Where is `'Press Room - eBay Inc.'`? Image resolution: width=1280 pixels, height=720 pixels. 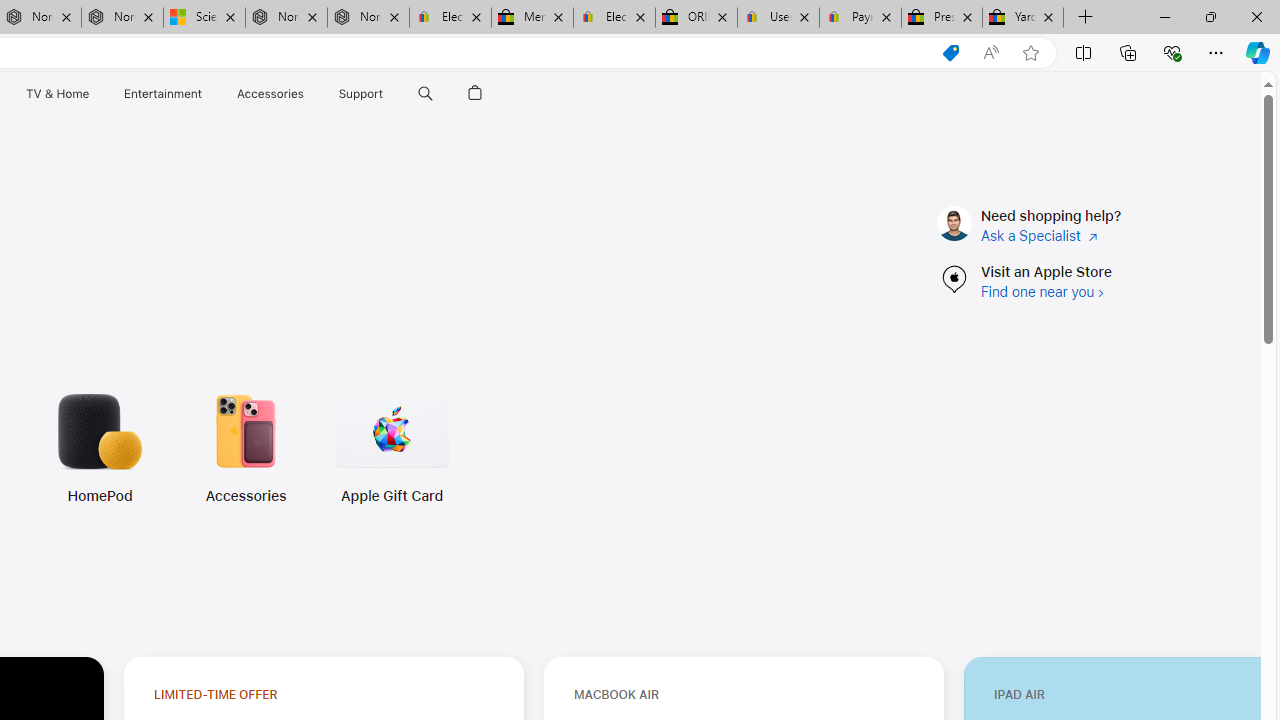
'Press Room - eBay Inc.' is located at coordinates (941, 17).